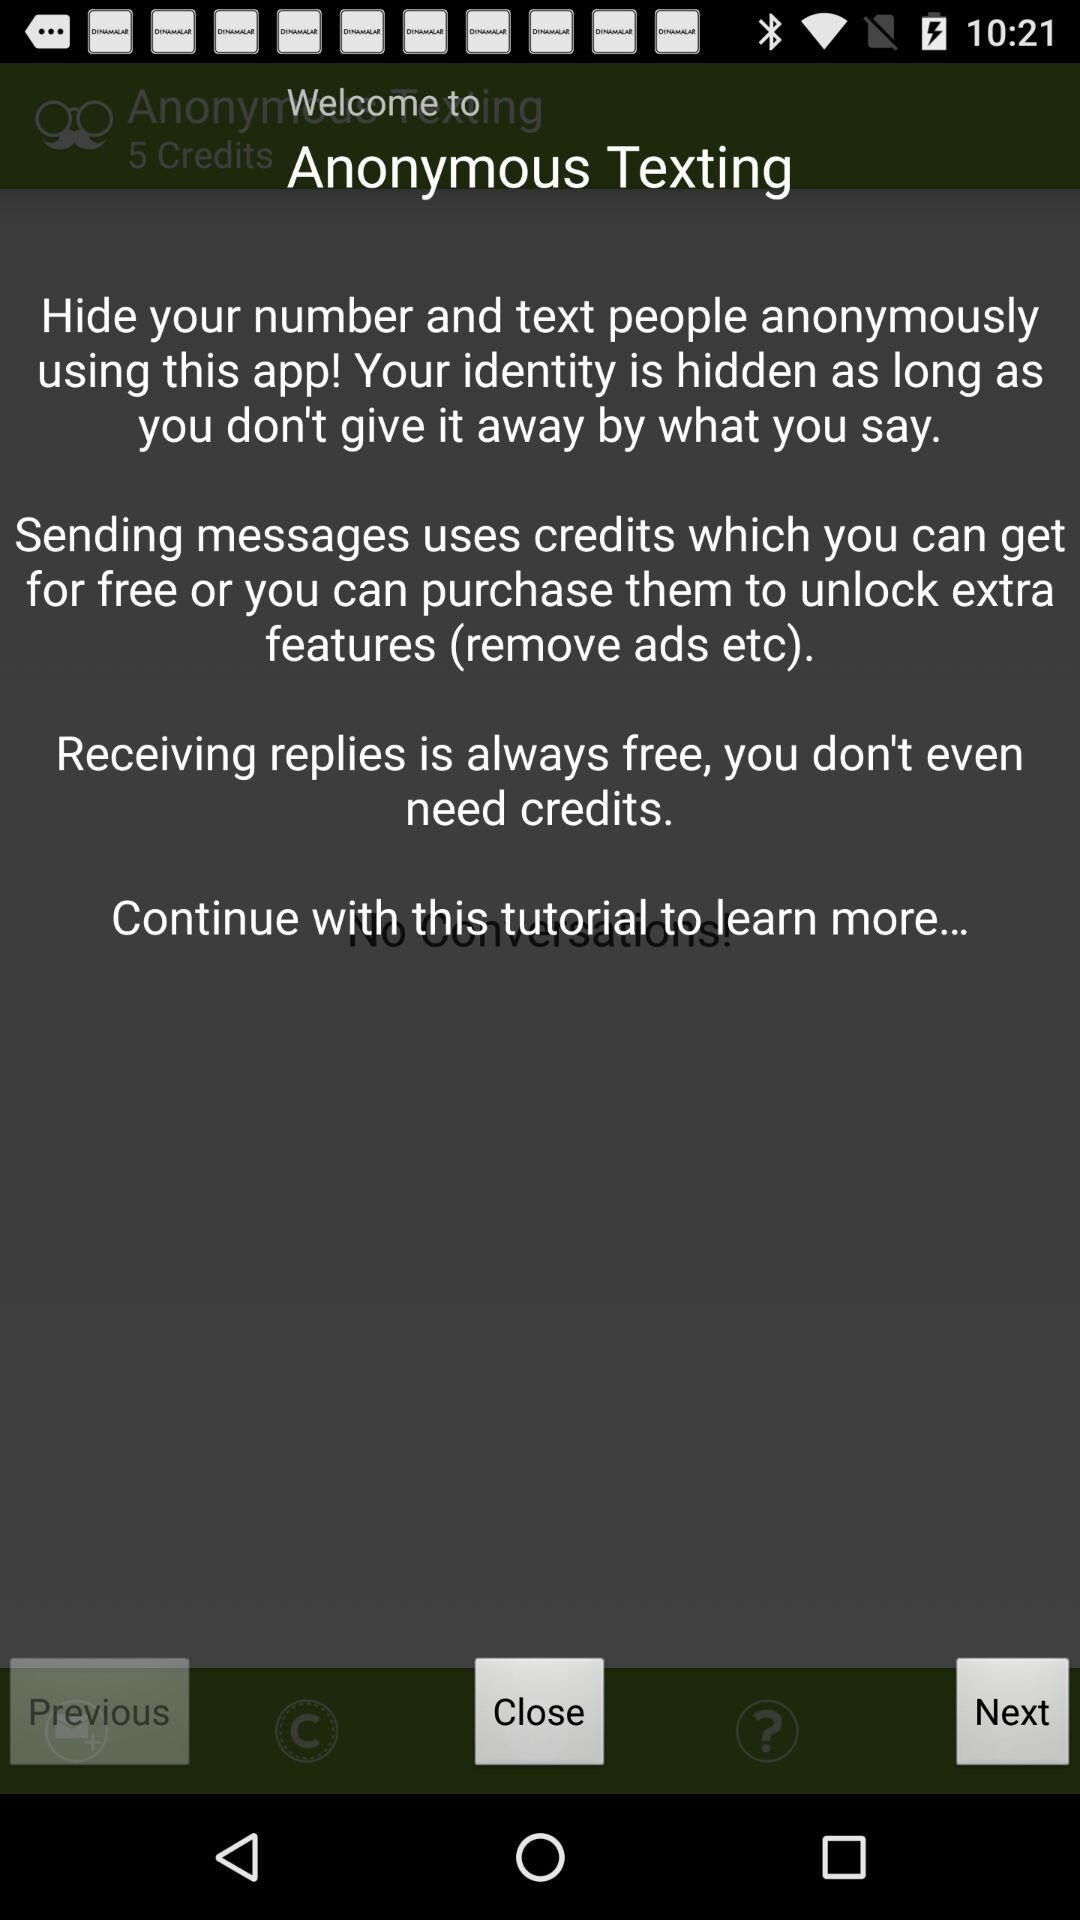  I want to click on the previous item, so click(100, 1716).